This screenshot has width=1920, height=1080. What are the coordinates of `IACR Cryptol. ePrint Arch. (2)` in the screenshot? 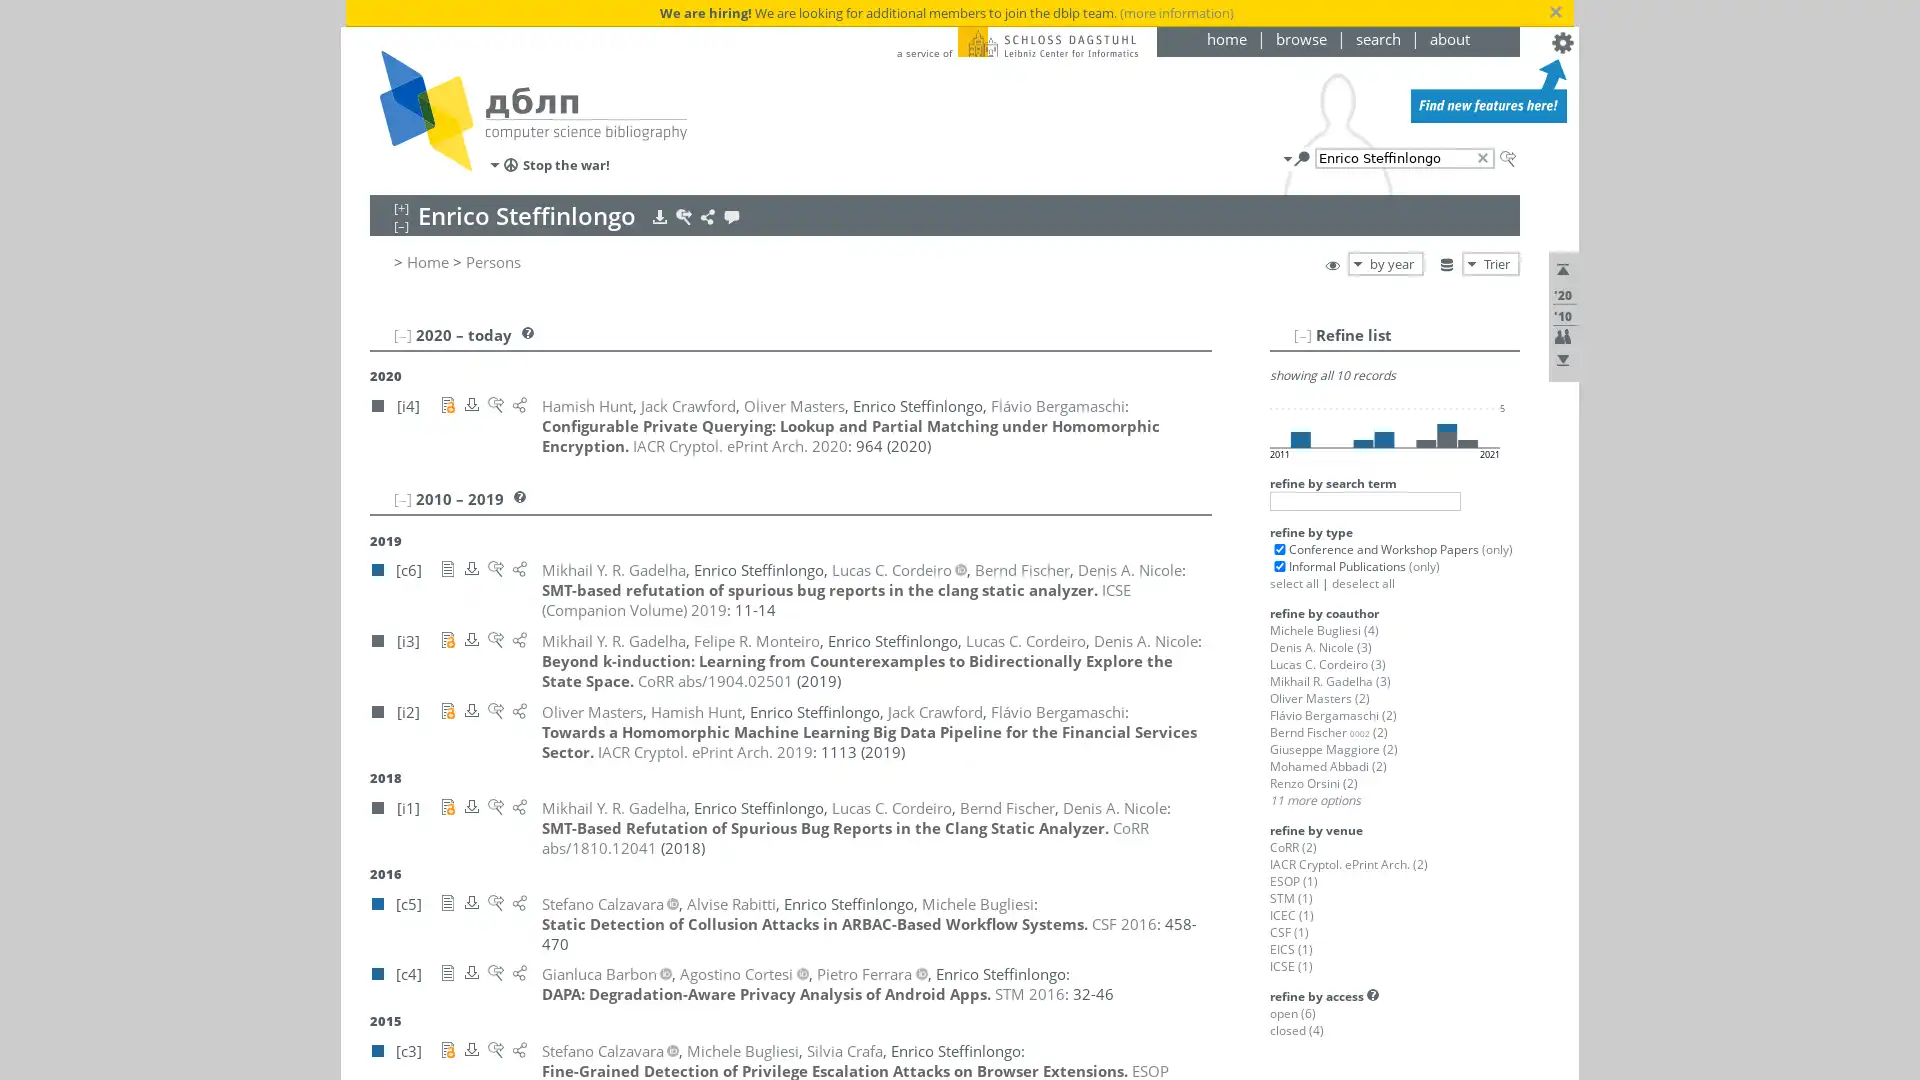 It's located at (1348, 863).